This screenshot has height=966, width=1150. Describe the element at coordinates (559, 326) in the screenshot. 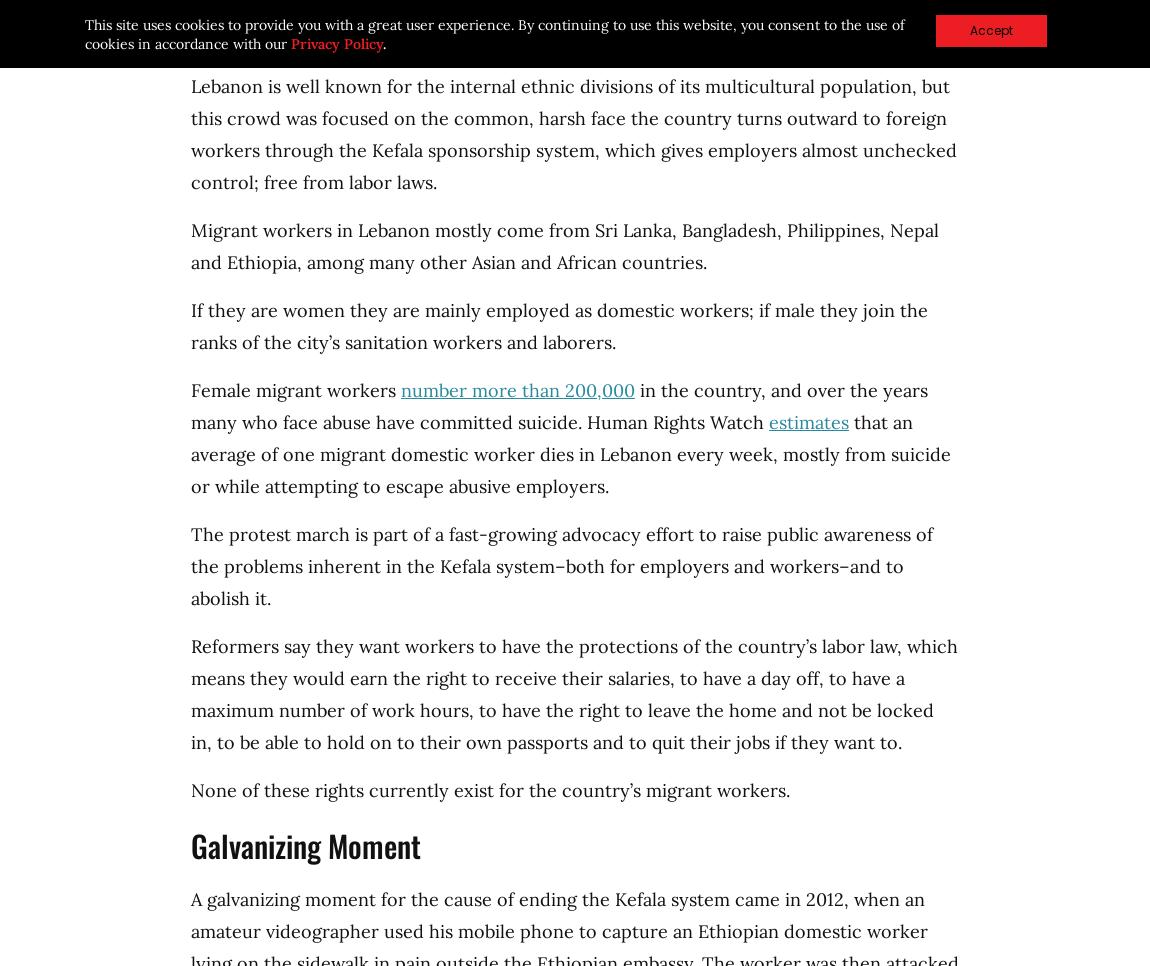

I see `'If they are women they are mainly employed as domestic workers; if male they join the ranks of the city’s sanitation workers and laborers.'` at that location.